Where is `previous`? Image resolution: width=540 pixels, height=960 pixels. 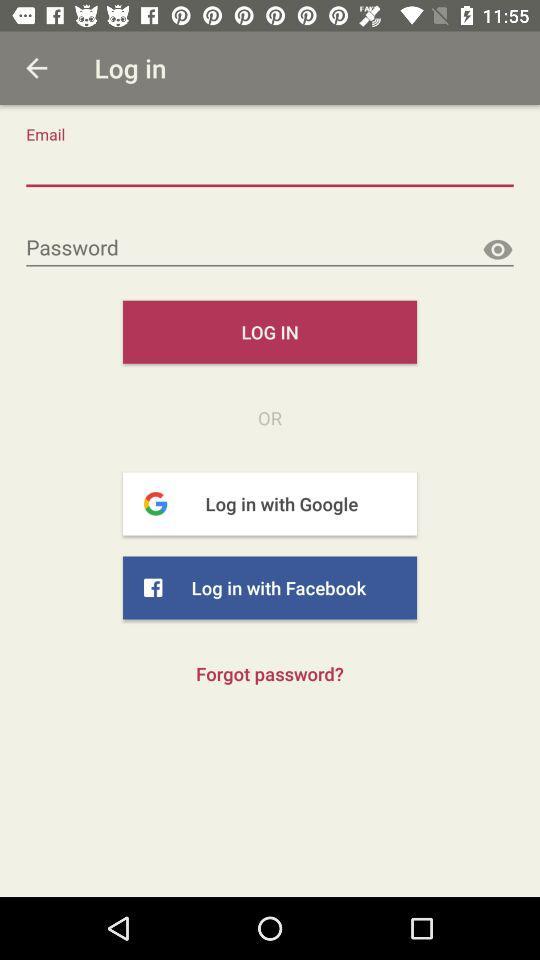 previous is located at coordinates (36, 68).